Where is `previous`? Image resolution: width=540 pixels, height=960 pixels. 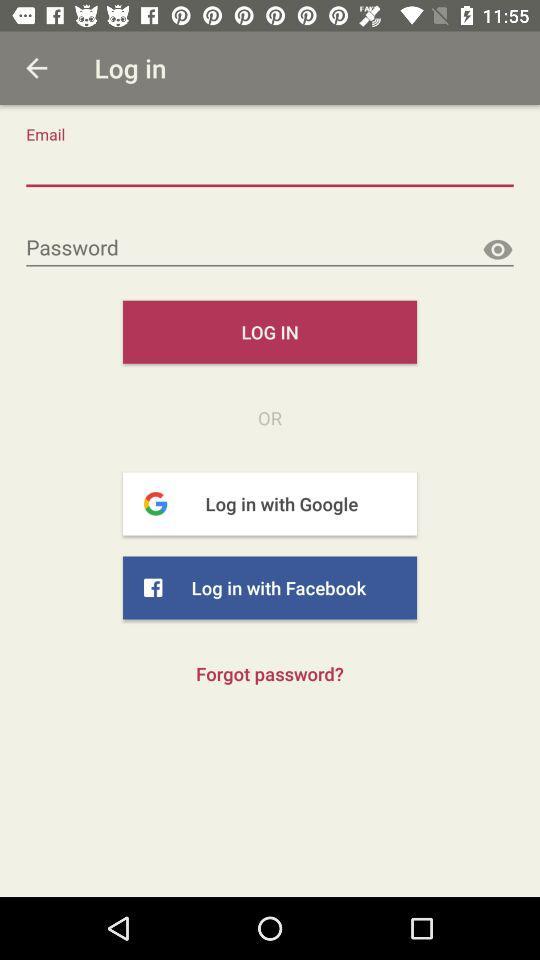 previous is located at coordinates (36, 68).